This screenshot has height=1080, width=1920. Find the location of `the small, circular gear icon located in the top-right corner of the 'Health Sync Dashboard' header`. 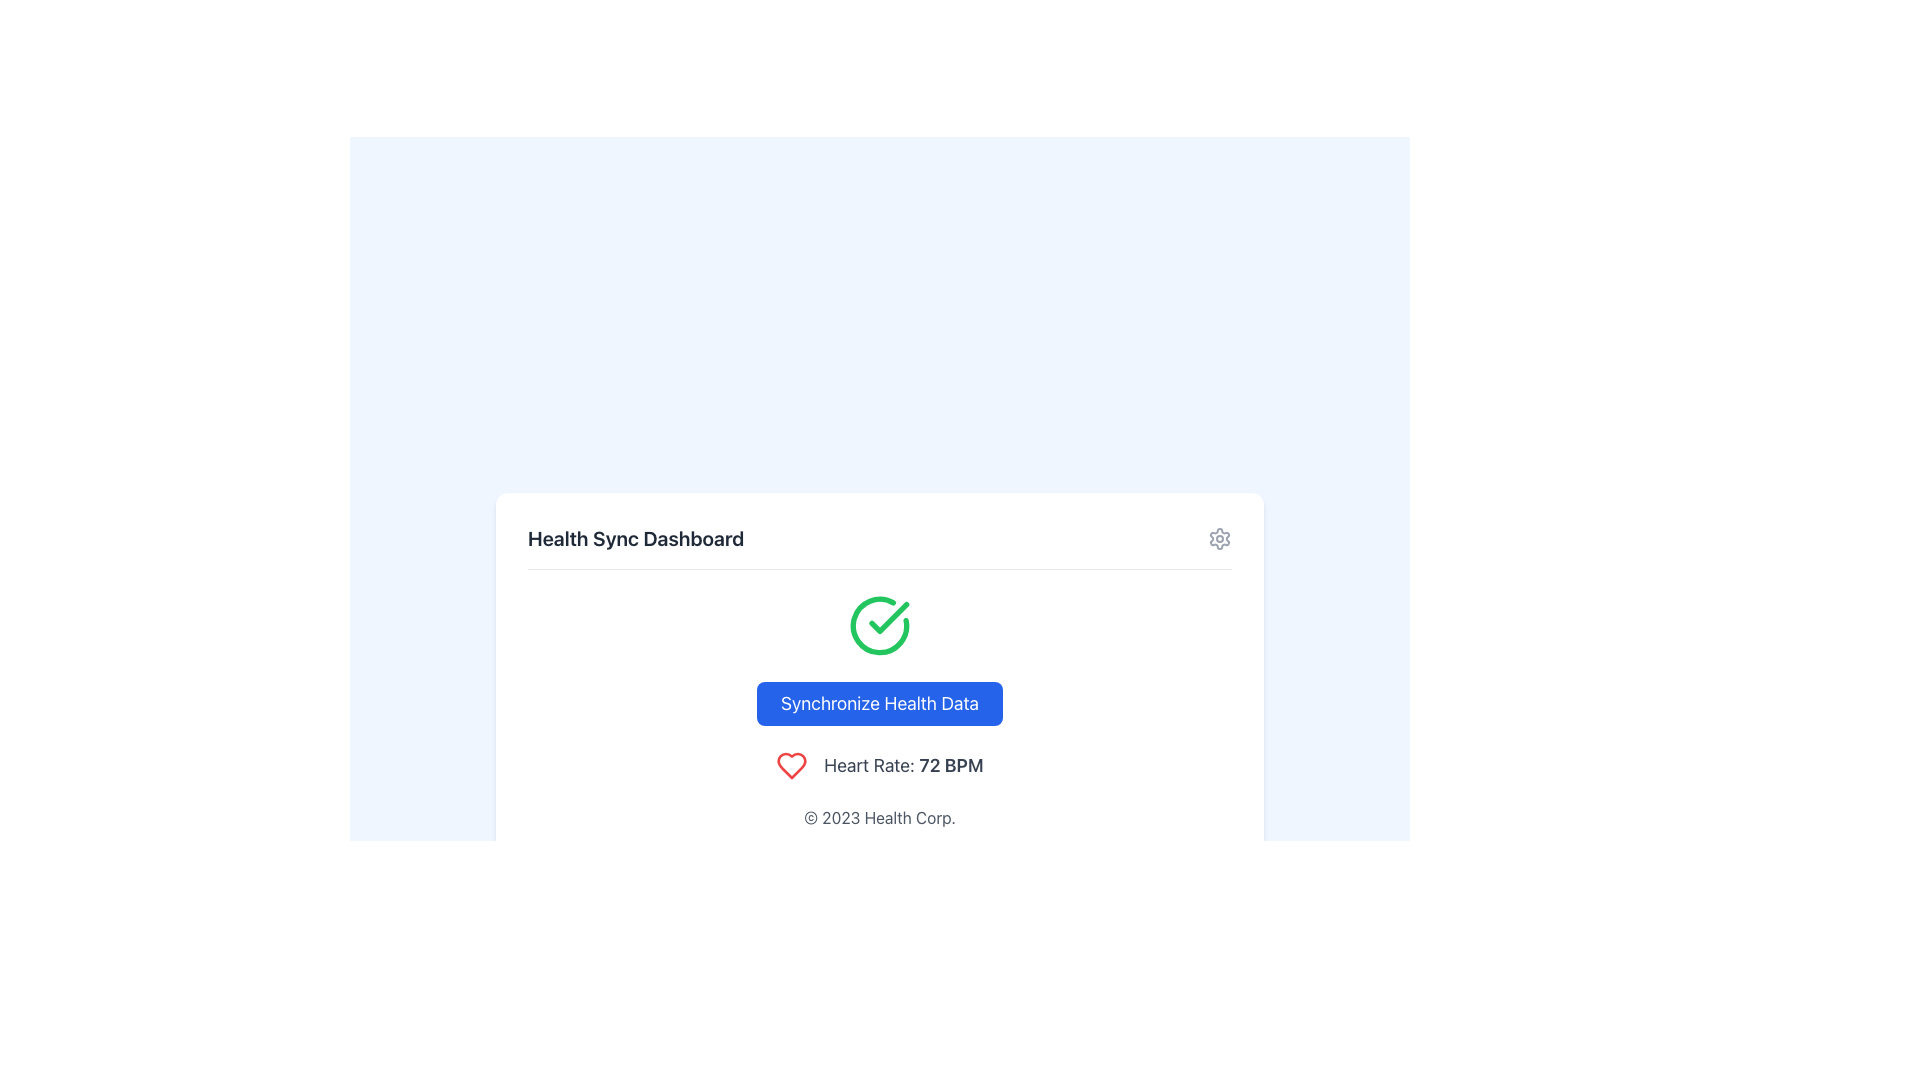

the small, circular gear icon located in the top-right corner of the 'Health Sync Dashboard' header is located at coordinates (1218, 537).